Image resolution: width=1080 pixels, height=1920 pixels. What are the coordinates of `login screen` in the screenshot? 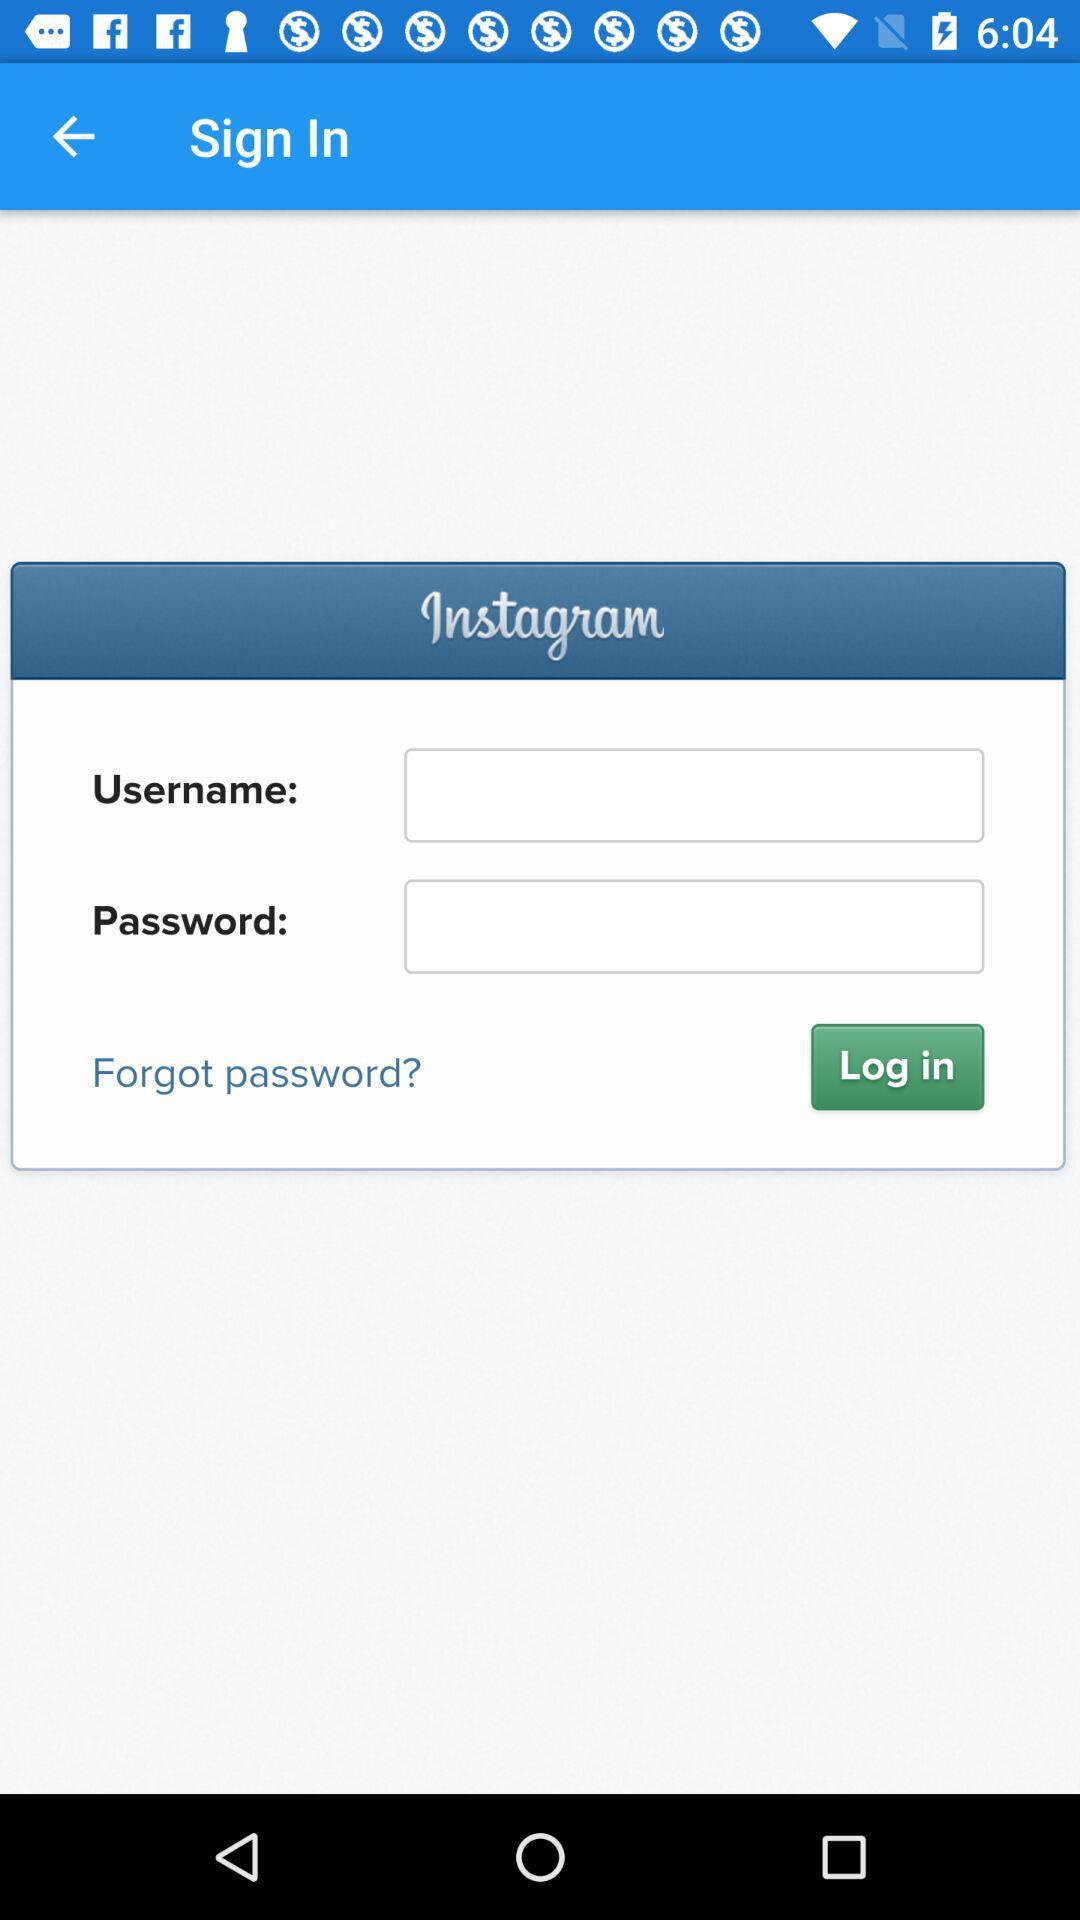 It's located at (540, 1002).